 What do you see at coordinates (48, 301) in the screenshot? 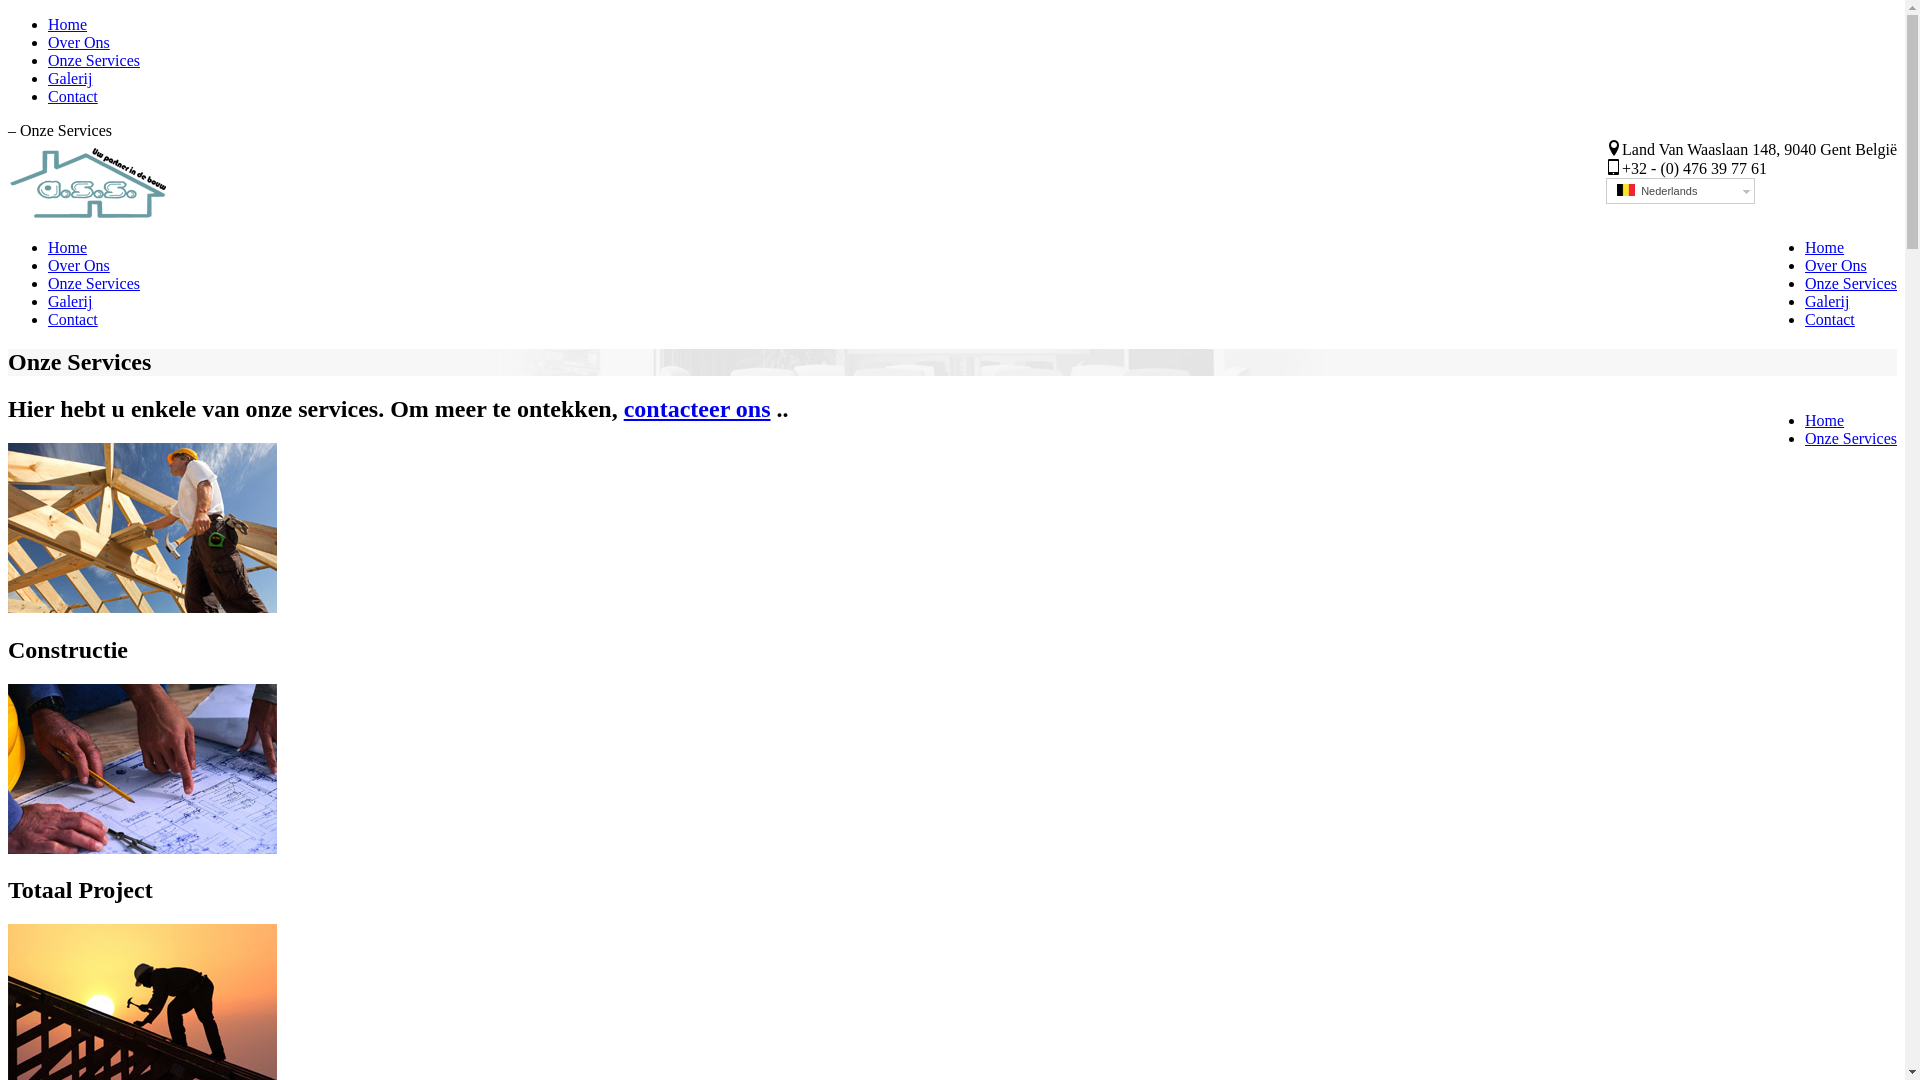
I see `'Galerij'` at bounding box center [48, 301].